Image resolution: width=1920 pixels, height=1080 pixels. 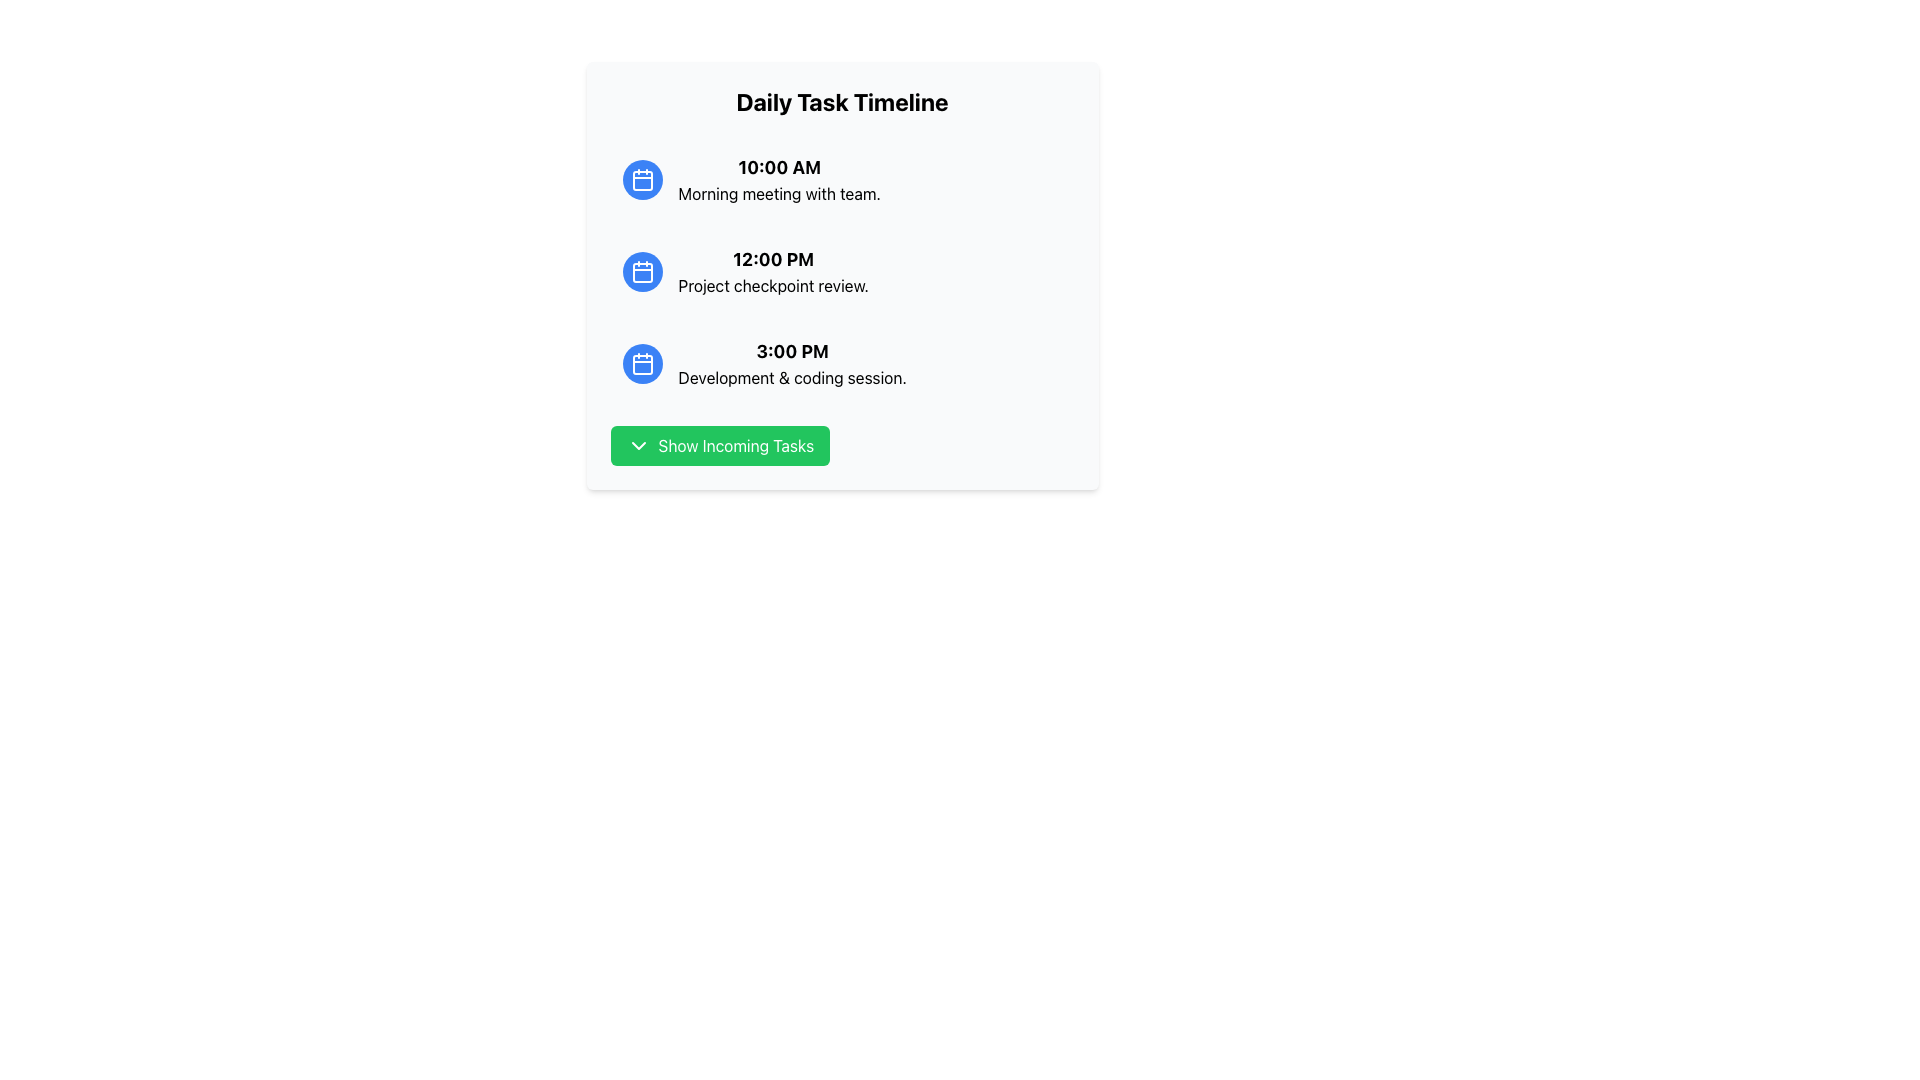 What do you see at coordinates (778, 180) in the screenshot?
I see `contents of the text block displaying '10:00 AM' and 'Morning meeting with team.' which is the first item in the vertical list under 'Daily Task Timeline'` at bounding box center [778, 180].